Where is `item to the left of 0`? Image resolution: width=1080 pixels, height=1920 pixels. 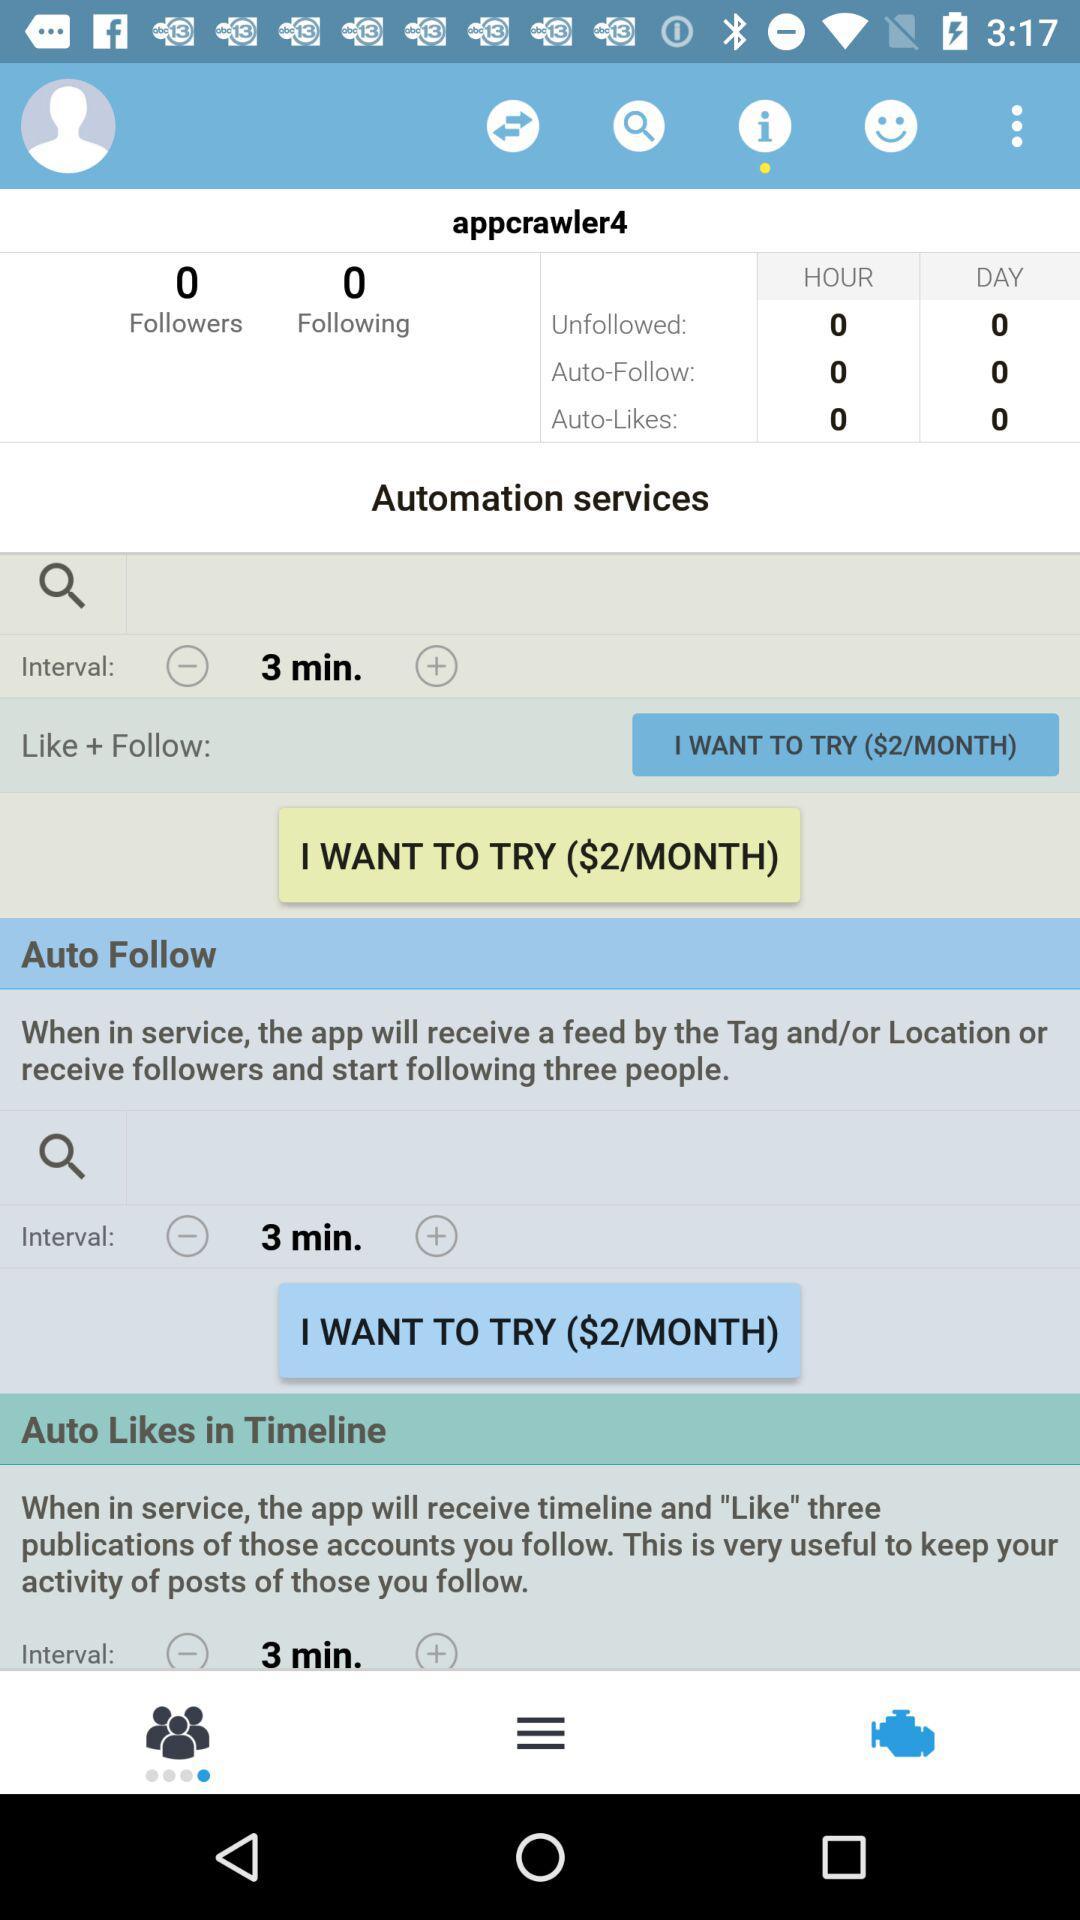
item to the left of 0 is located at coordinates (185, 295).